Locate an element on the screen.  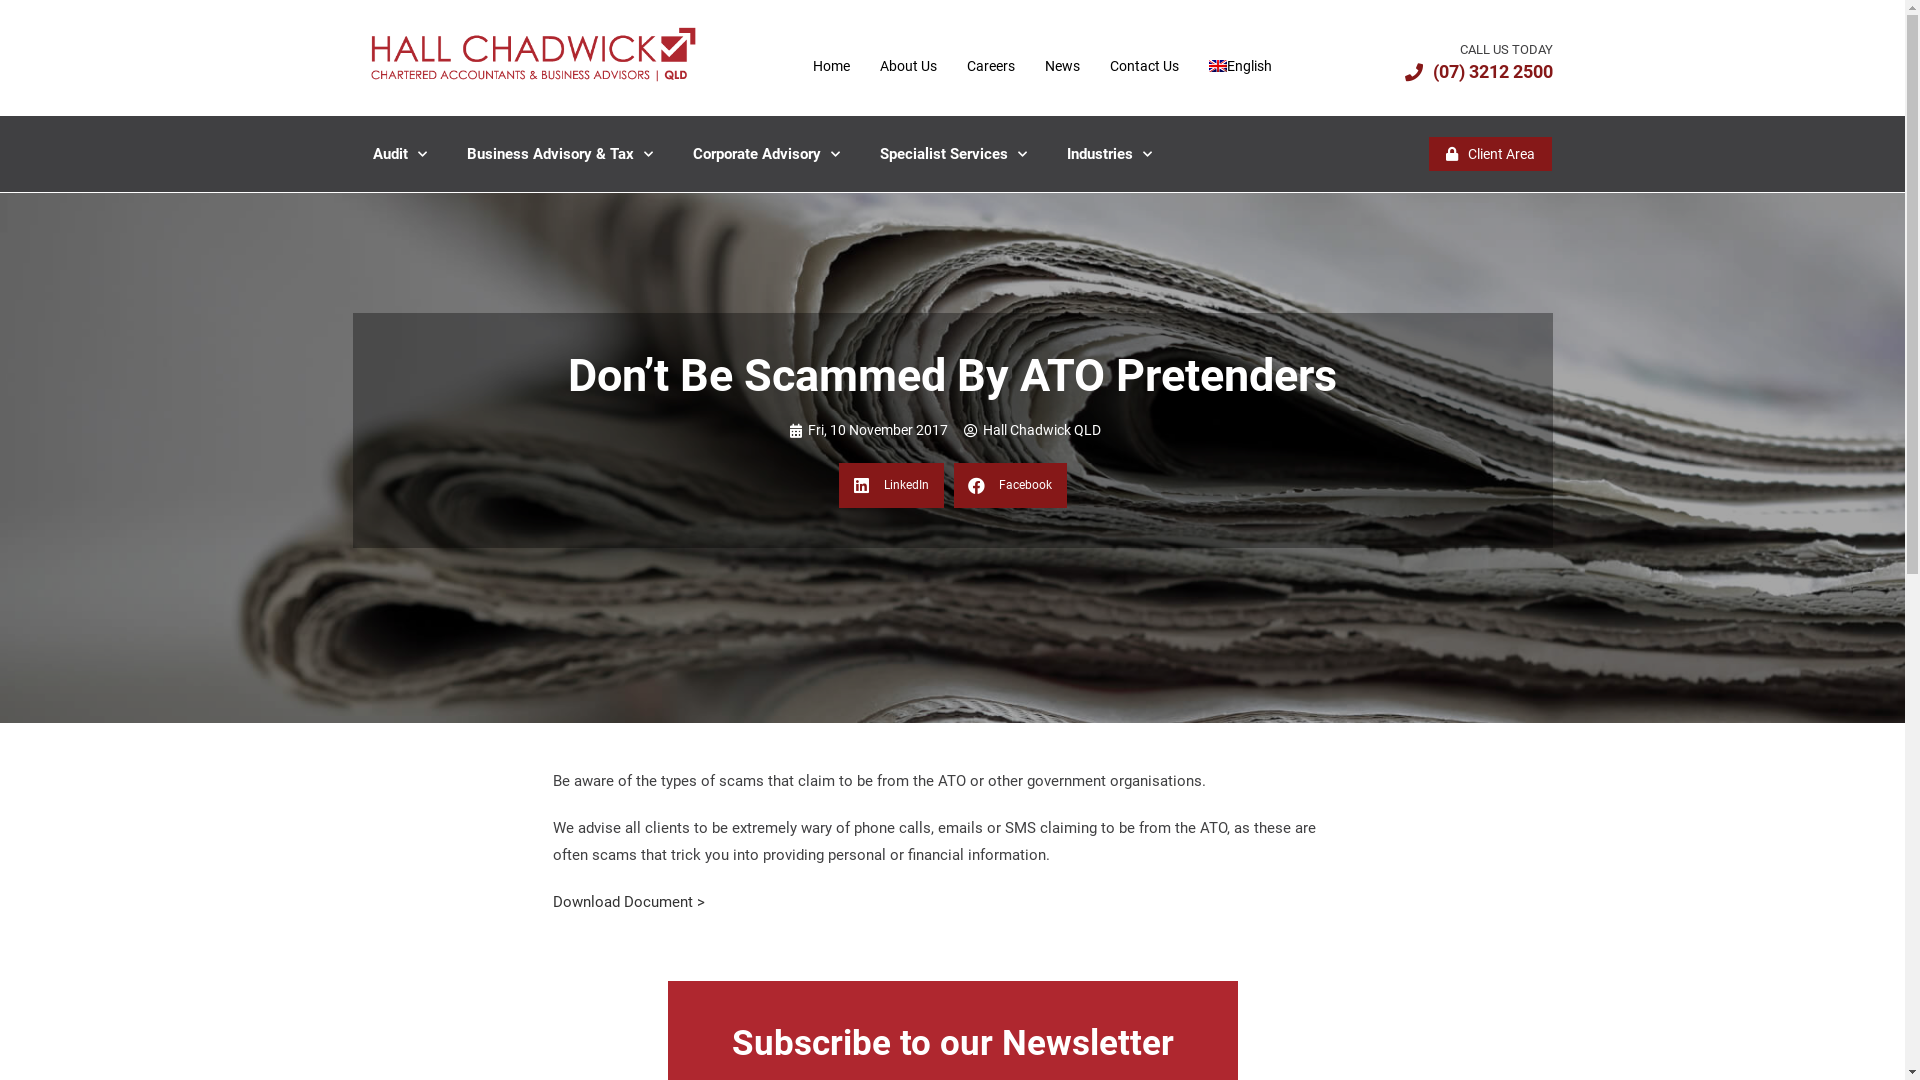
'Home' is located at coordinates (831, 64).